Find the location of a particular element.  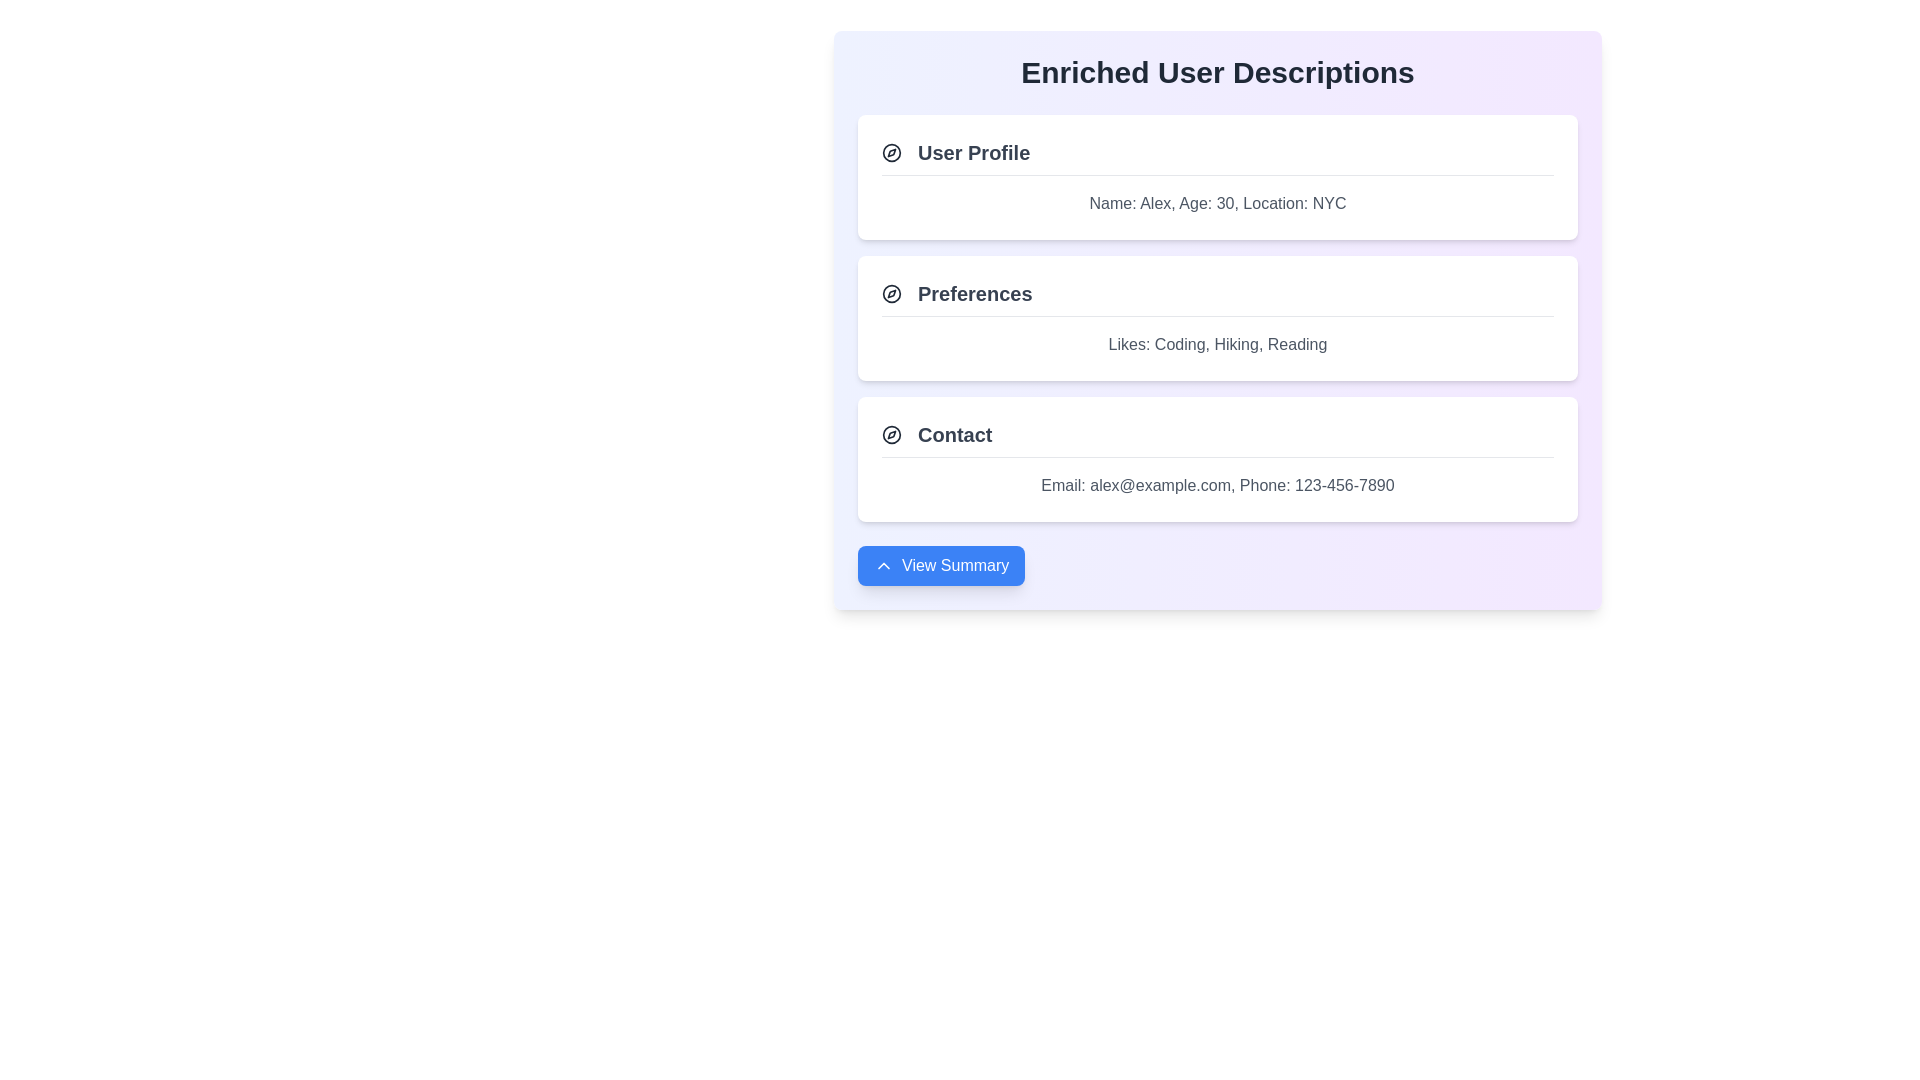

the Text label that serves as the title for the contact information section, located in the third section of the main content under the title 'Contact', positioned to the right of a compass or location marker icon is located at coordinates (954, 434).